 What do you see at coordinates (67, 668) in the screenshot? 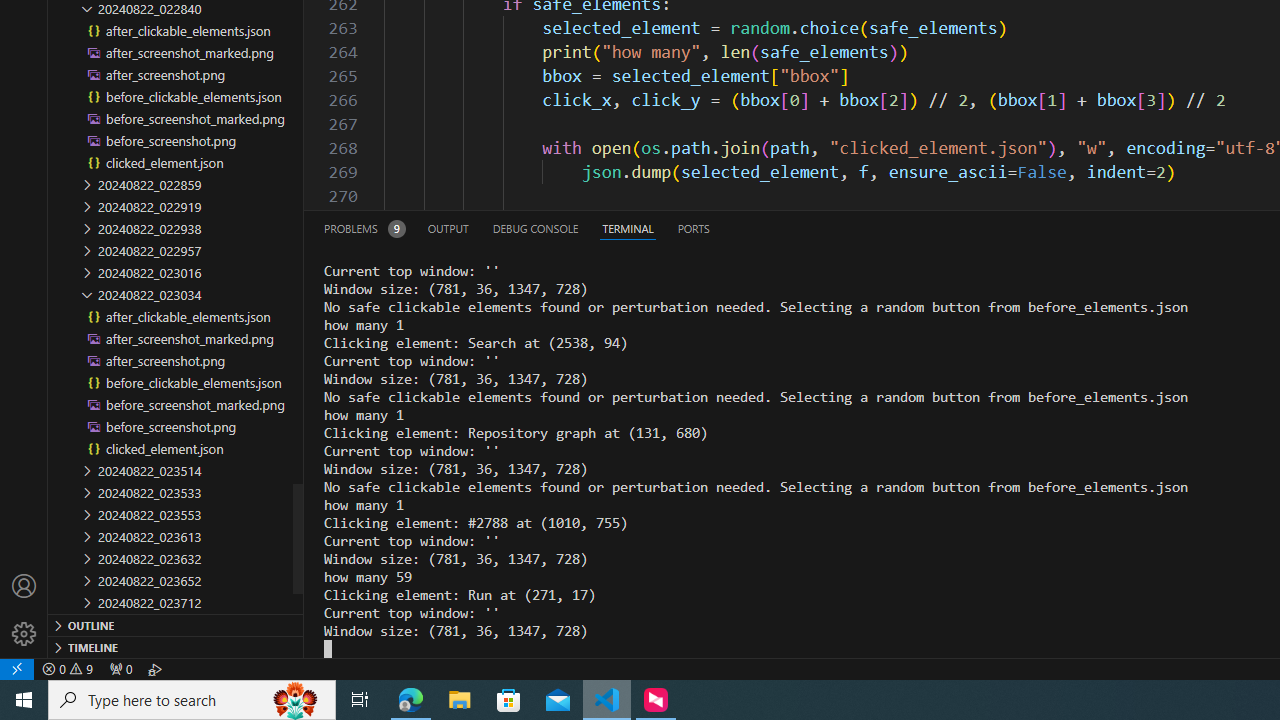
I see `'Warnings: 9'` at bounding box center [67, 668].